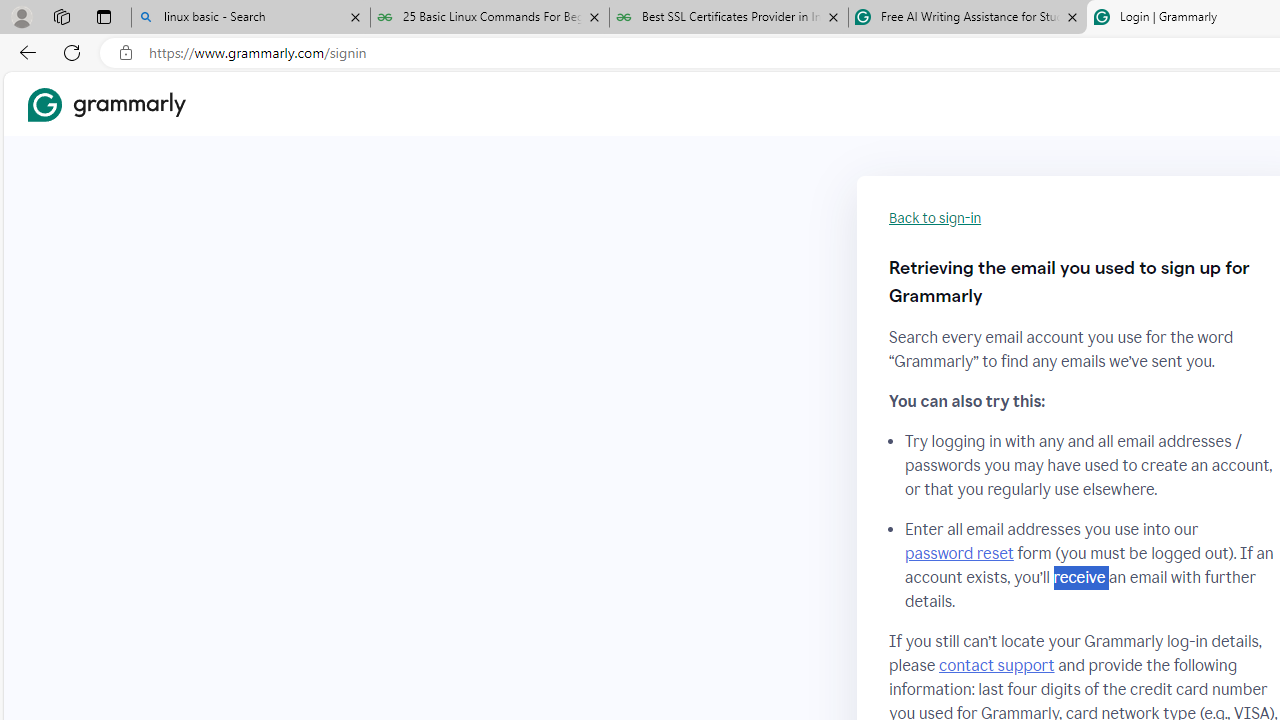  I want to click on 'password reset', so click(958, 554).